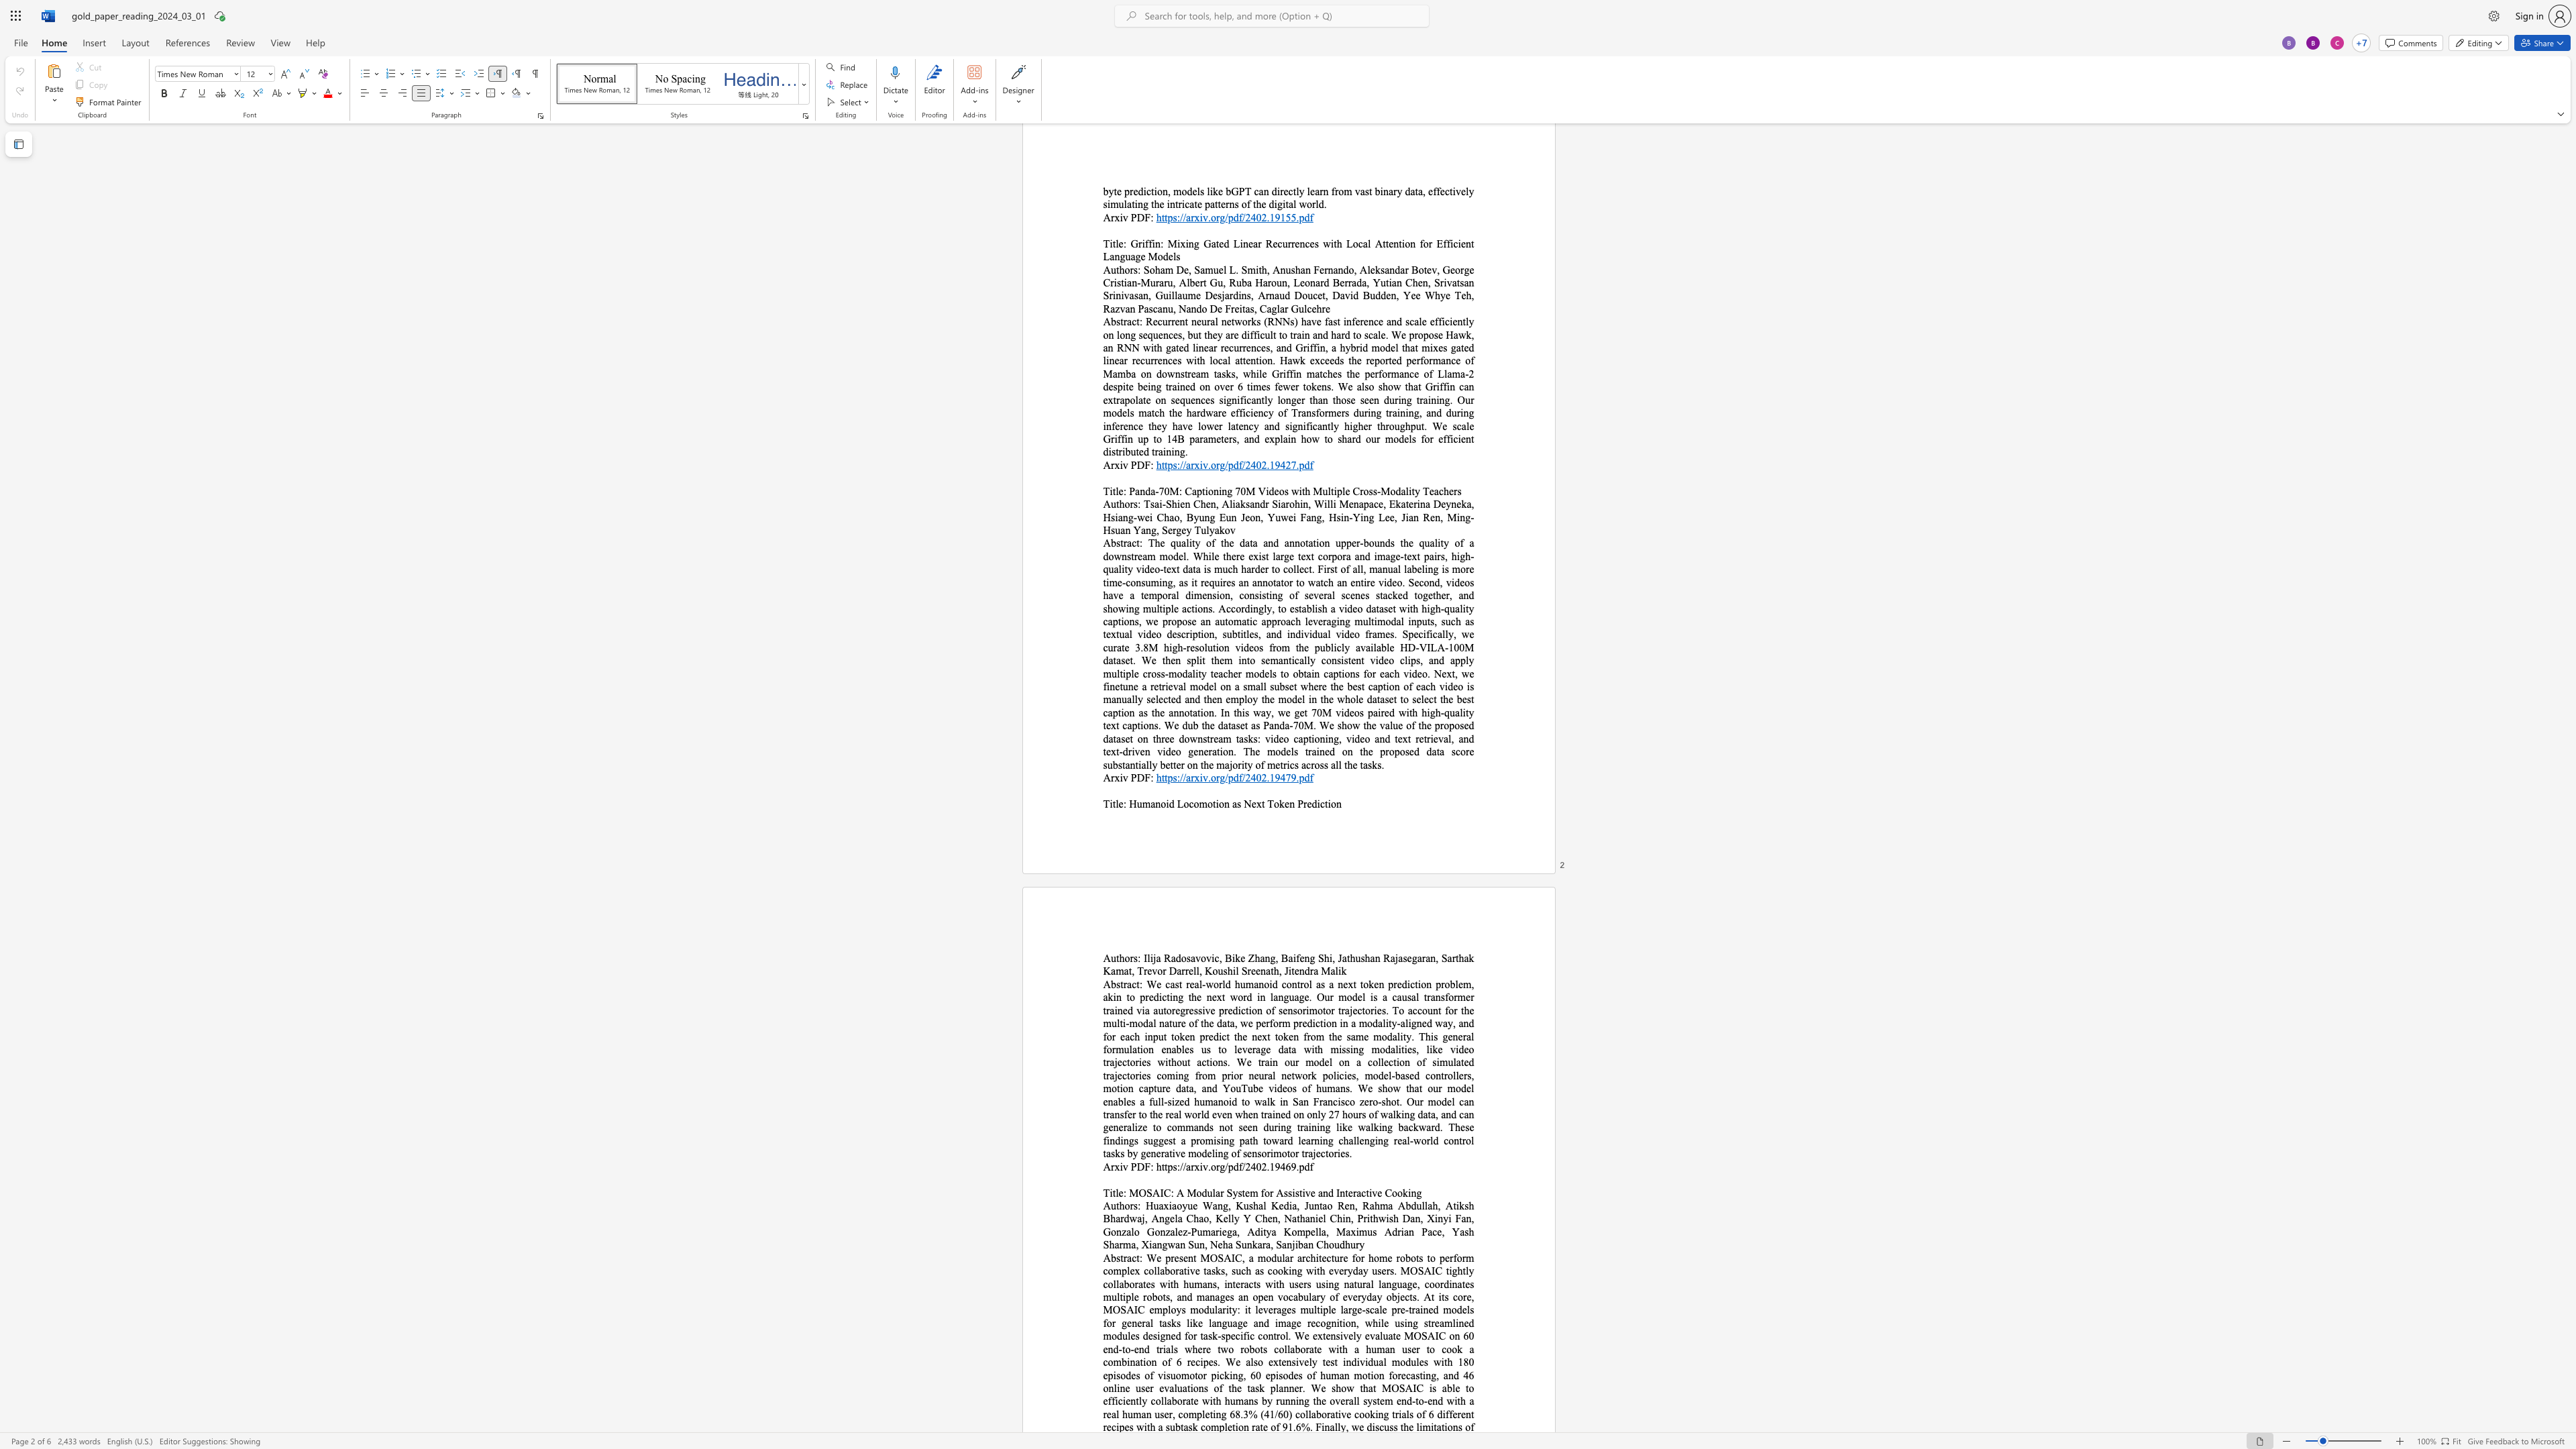  Describe the element at coordinates (1127, 1114) in the screenshot. I see `the space between the continuous character "f" and "e" in the text` at that location.